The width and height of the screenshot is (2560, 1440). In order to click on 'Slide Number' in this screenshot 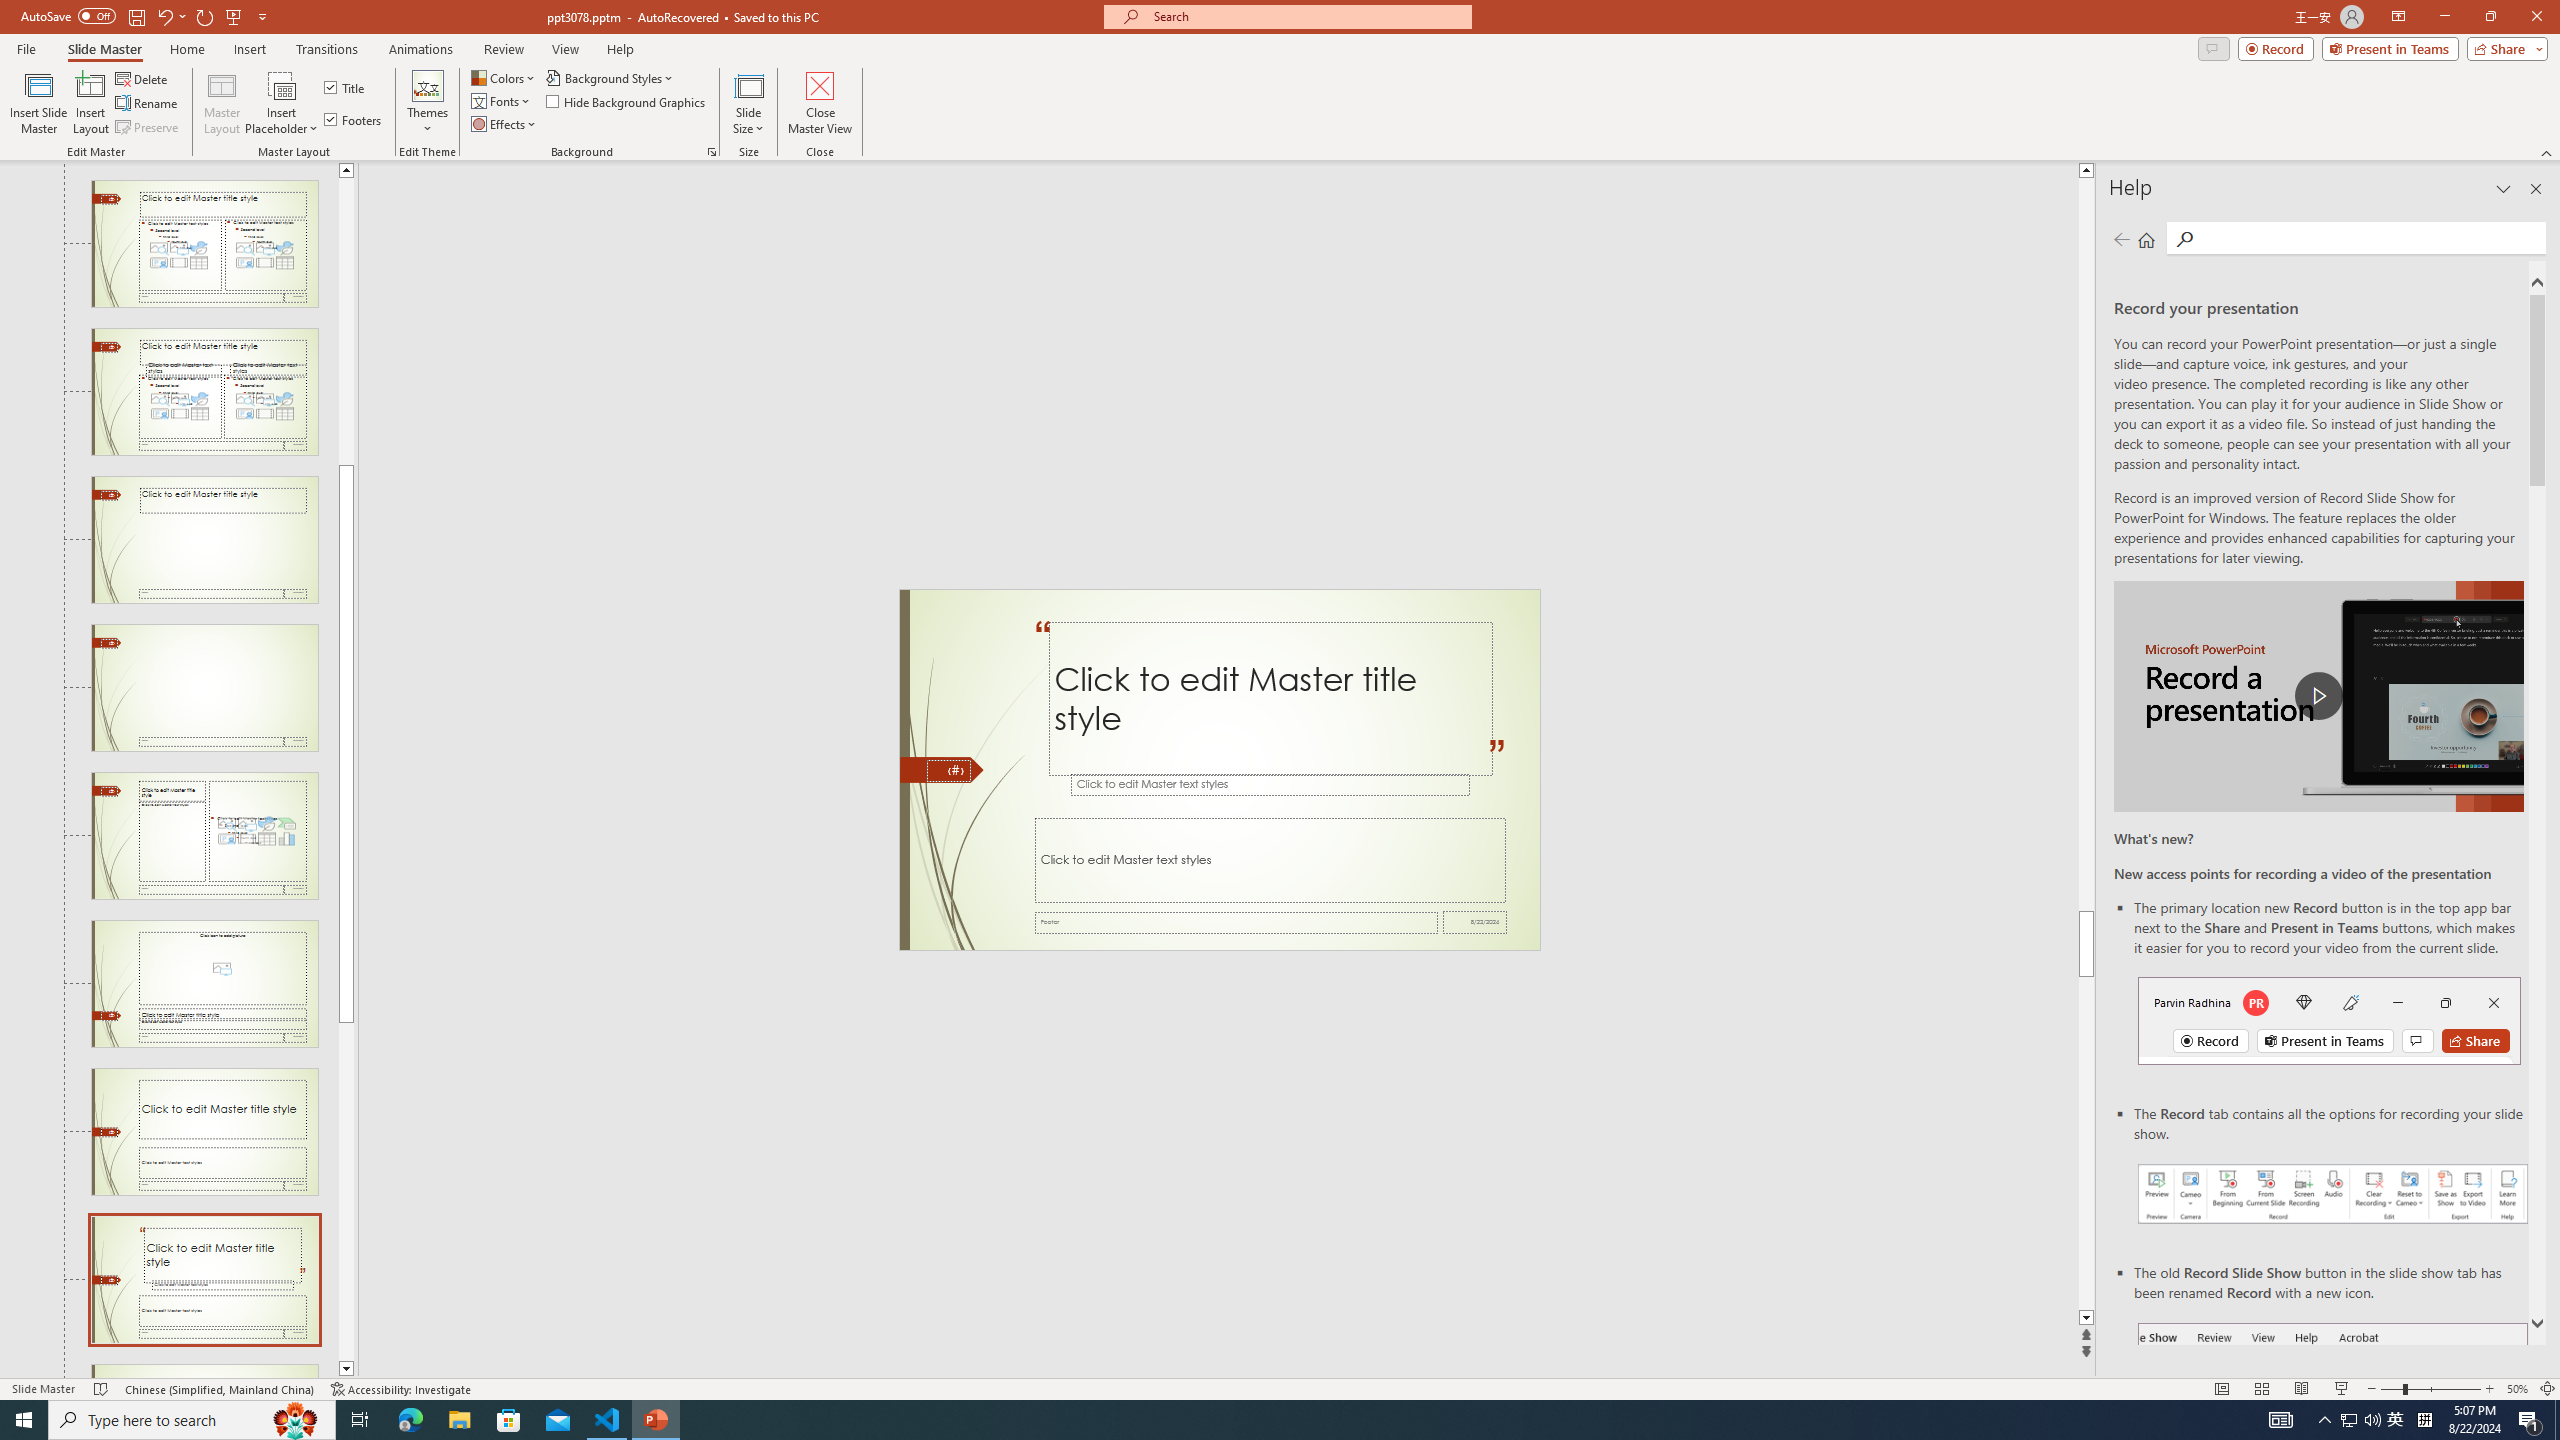, I will do `click(947, 770)`.